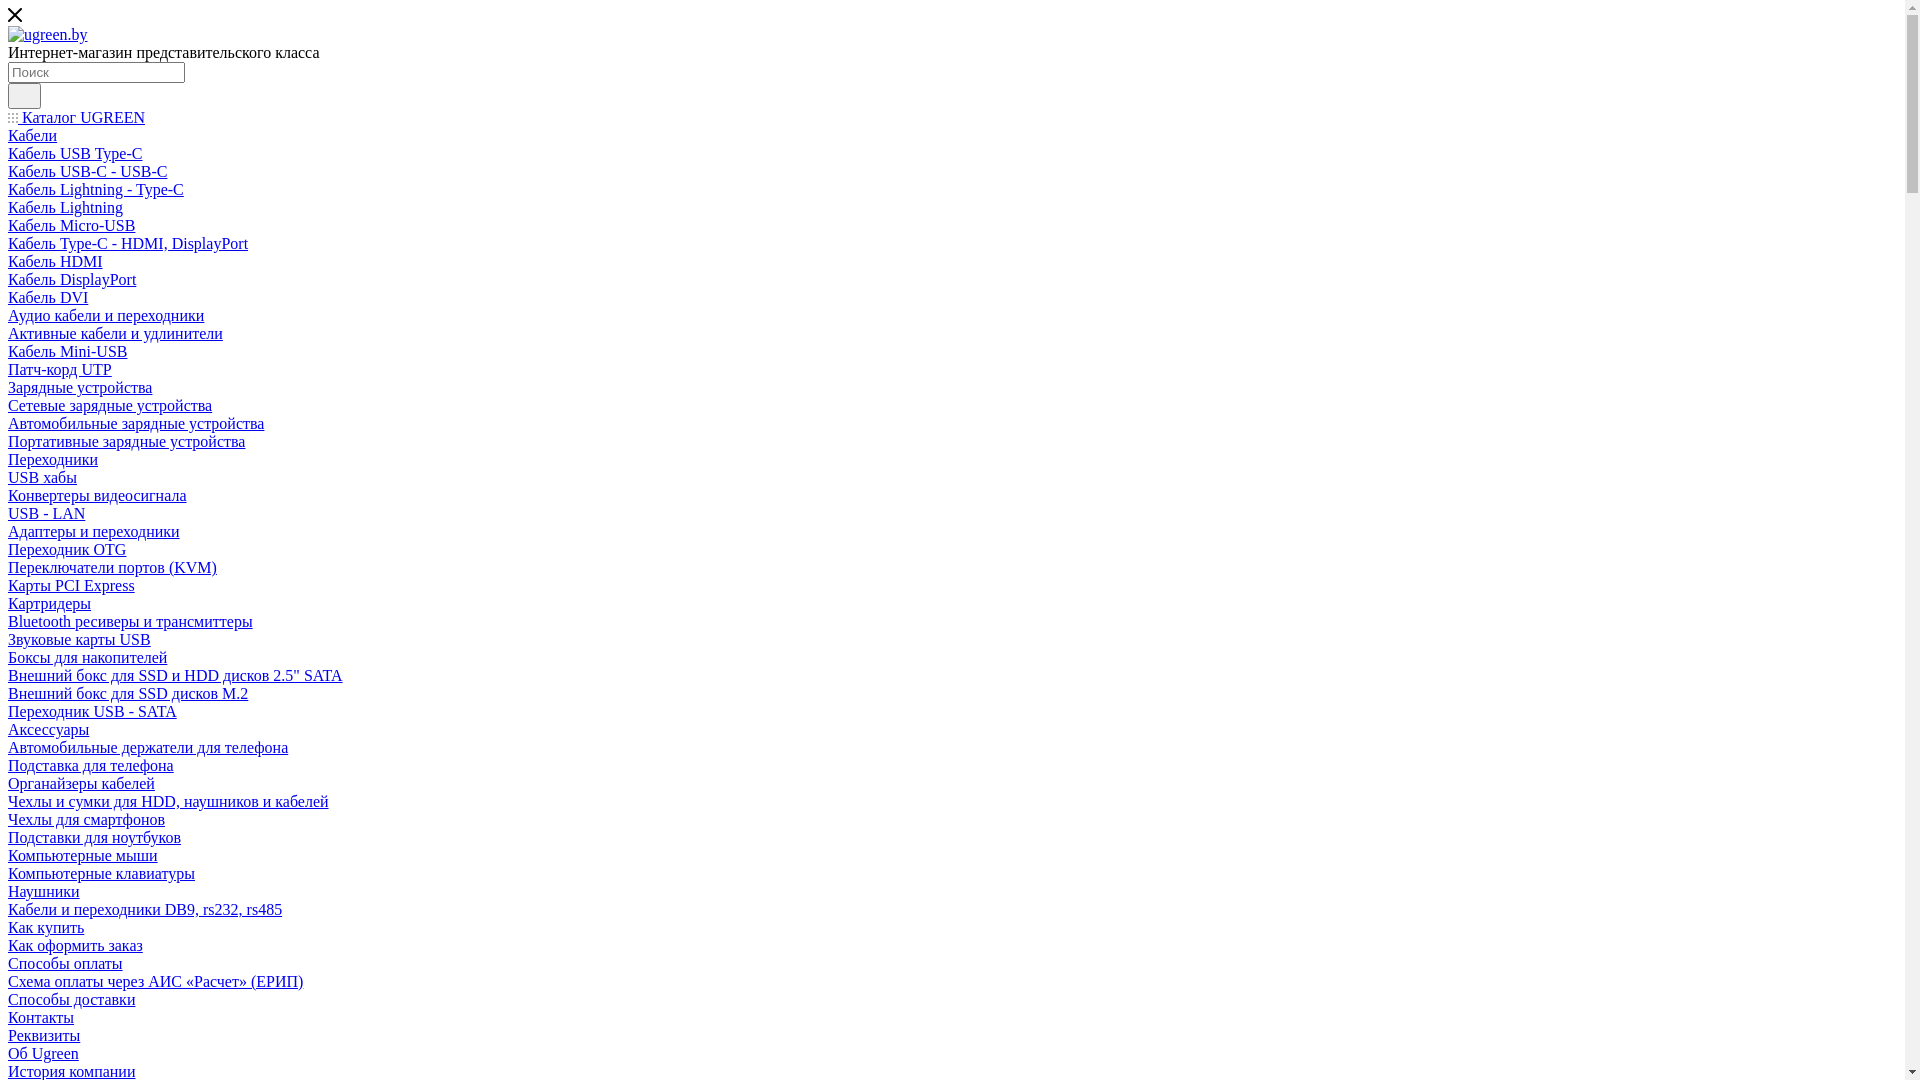  Describe the element at coordinates (46, 512) in the screenshot. I see `'USB - LAN'` at that location.